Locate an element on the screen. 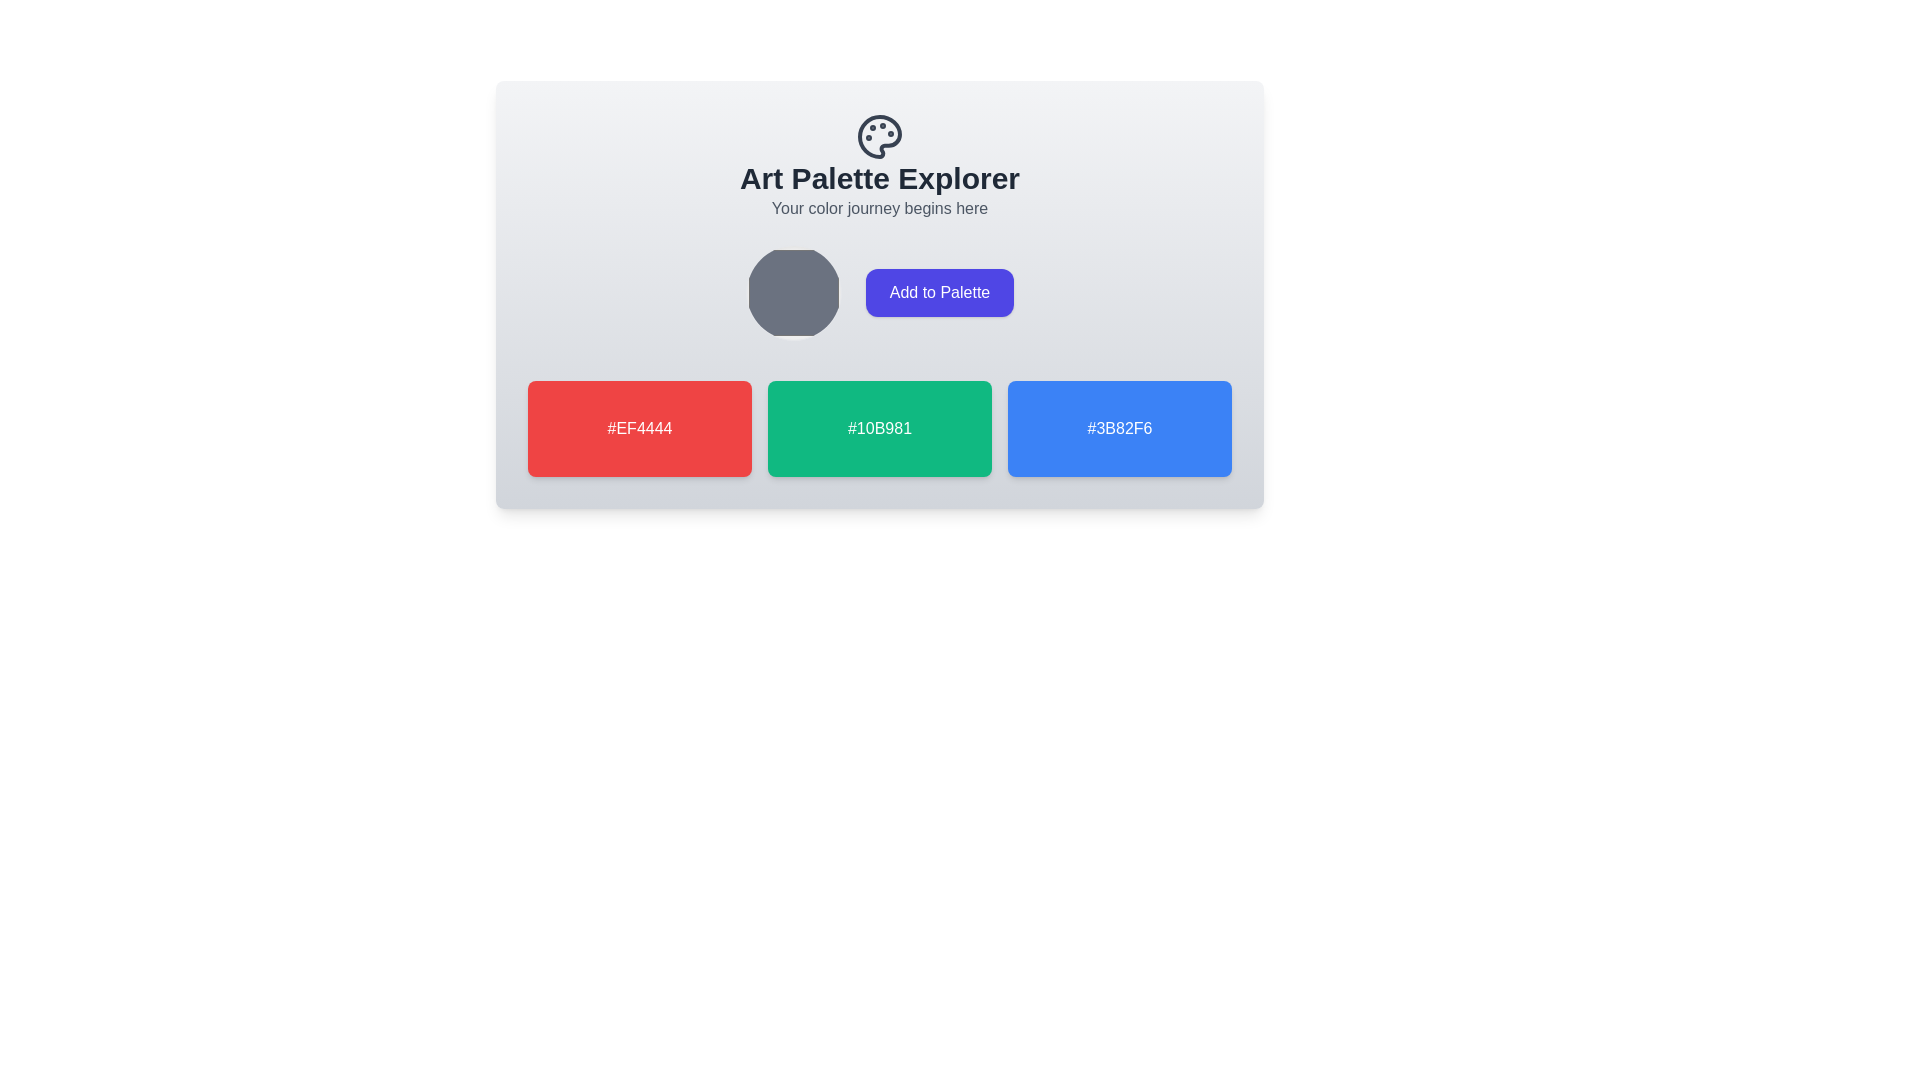 The image size is (1920, 1080). the text label that reads 'Your color journey begins here', which is styled with a medium font weight and gray color, located below the 'Art Palette Explorer' title in the header area is located at coordinates (879, 208).